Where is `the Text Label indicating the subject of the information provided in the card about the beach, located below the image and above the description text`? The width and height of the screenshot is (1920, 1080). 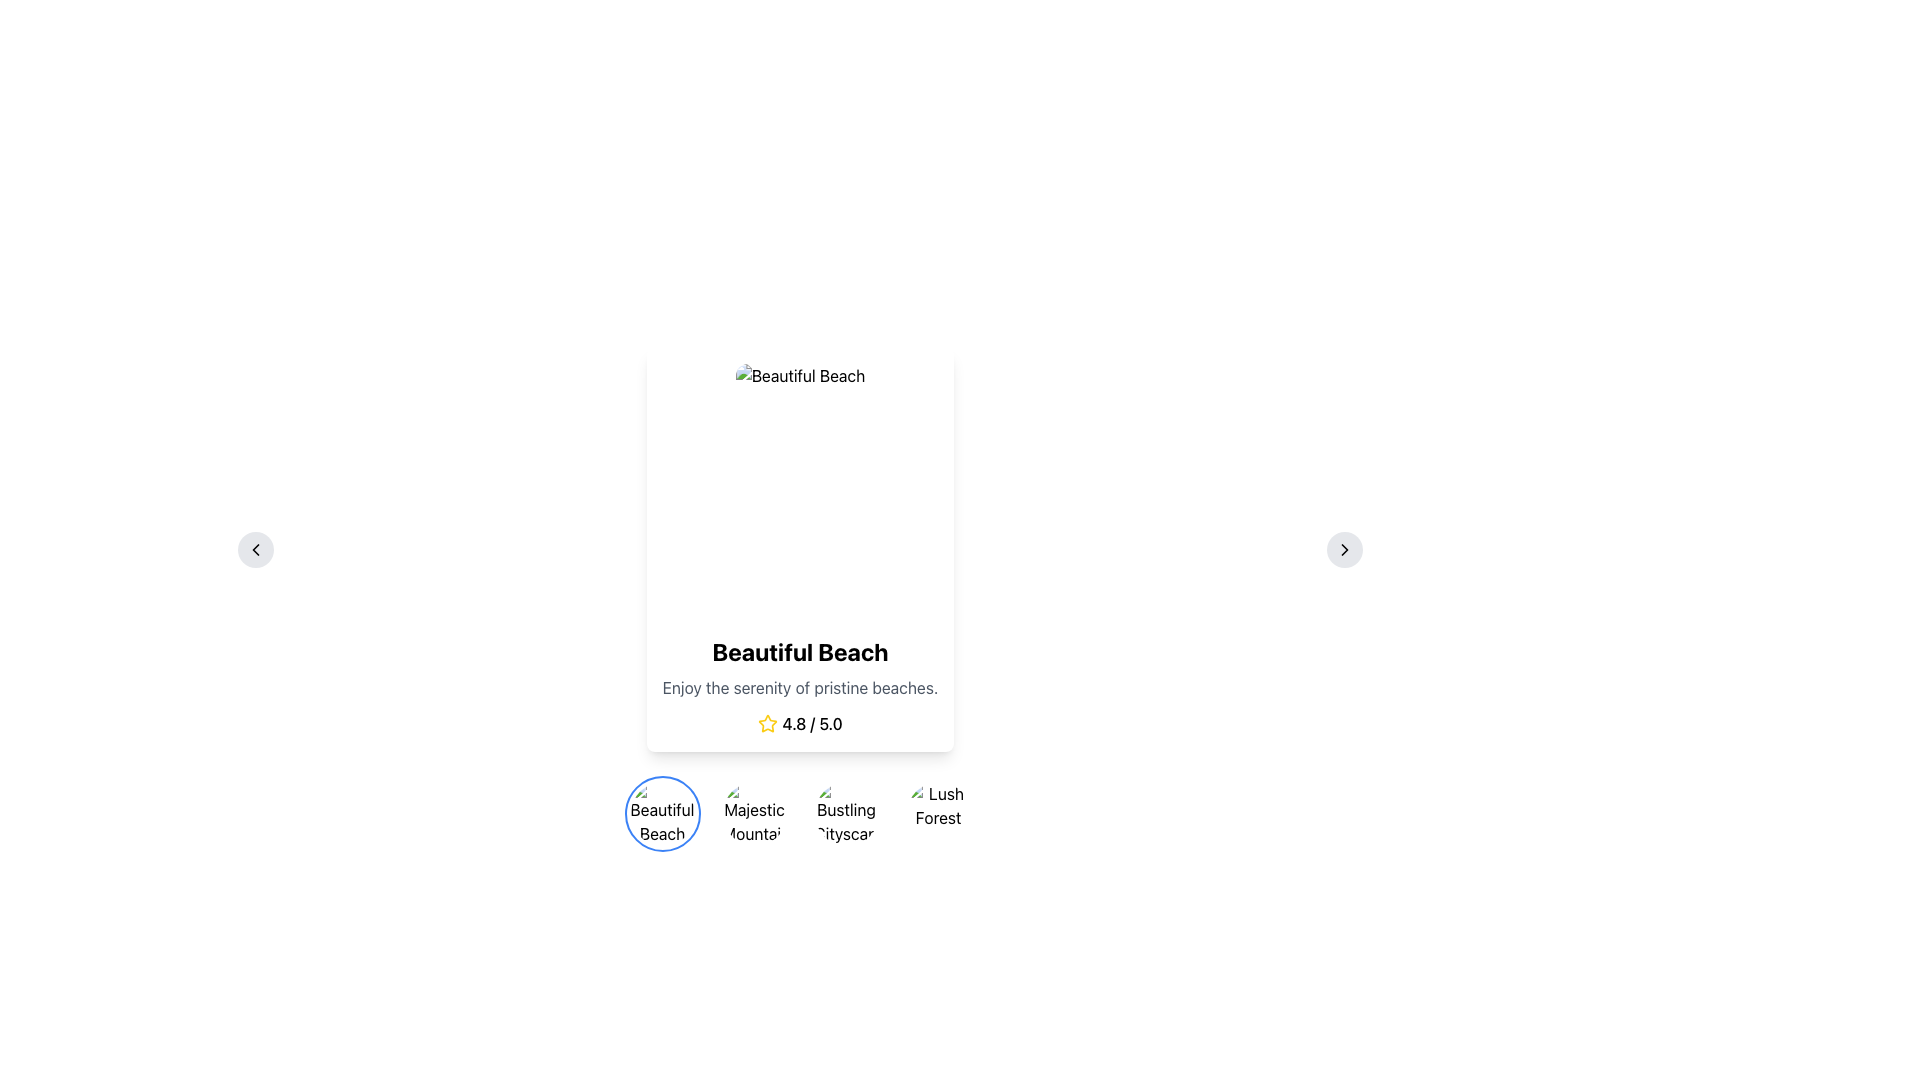 the Text Label indicating the subject of the information provided in the card about the beach, located below the image and above the description text is located at coordinates (800, 651).